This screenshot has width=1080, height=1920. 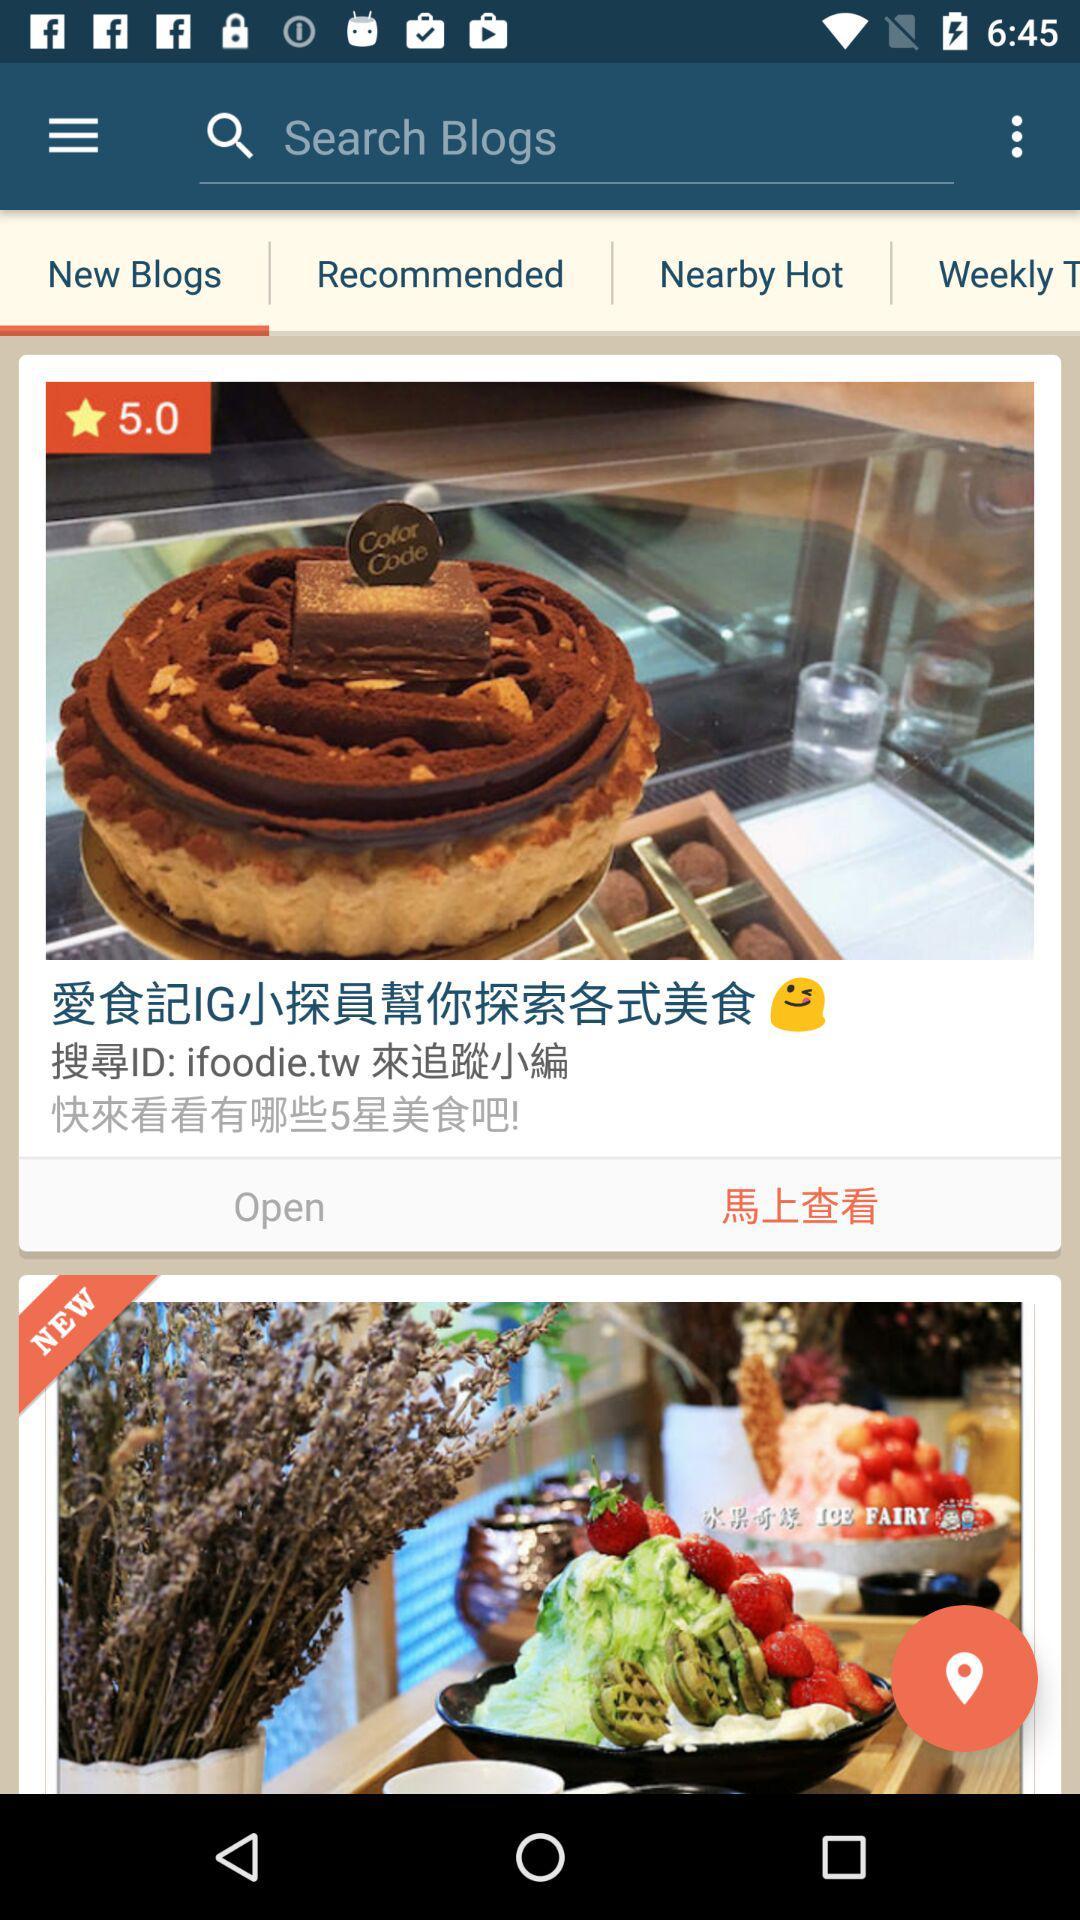 I want to click on the icon to the left of the nearby hot, so click(x=419, y=135).